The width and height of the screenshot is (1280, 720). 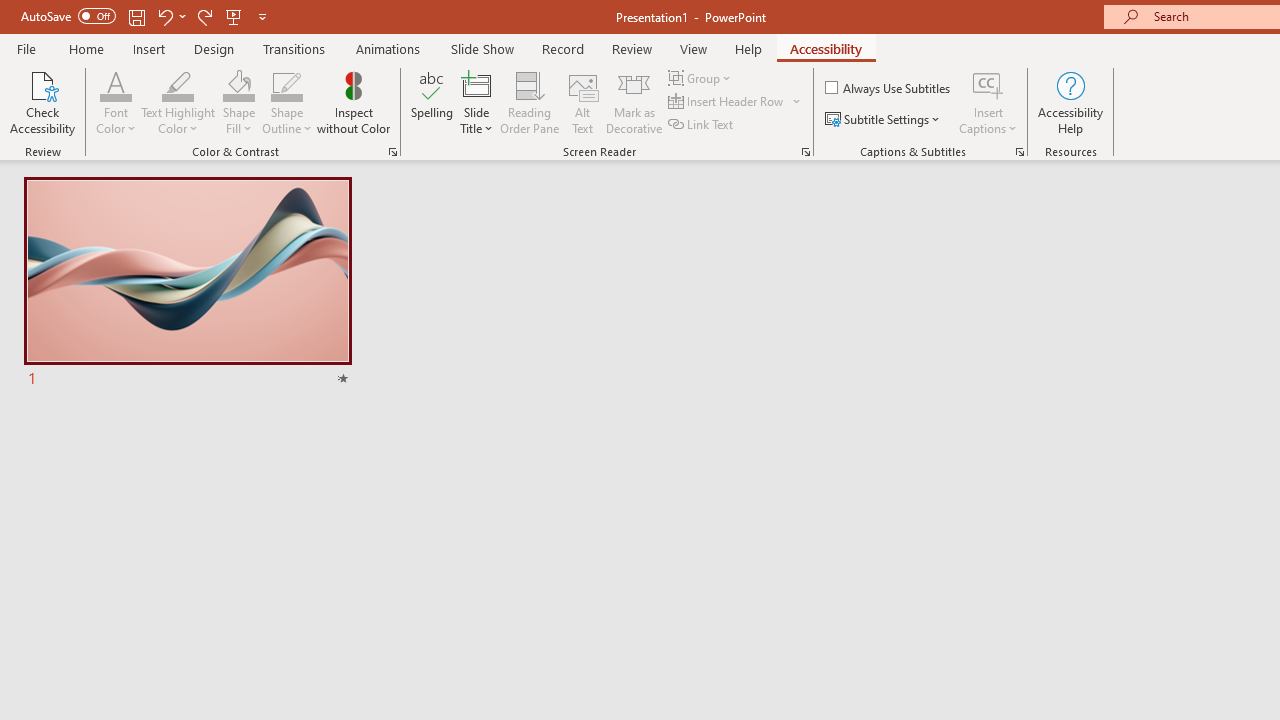 What do you see at coordinates (238, 84) in the screenshot?
I see `'Shape Fill Orange, Accent 2'` at bounding box center [238, 84].